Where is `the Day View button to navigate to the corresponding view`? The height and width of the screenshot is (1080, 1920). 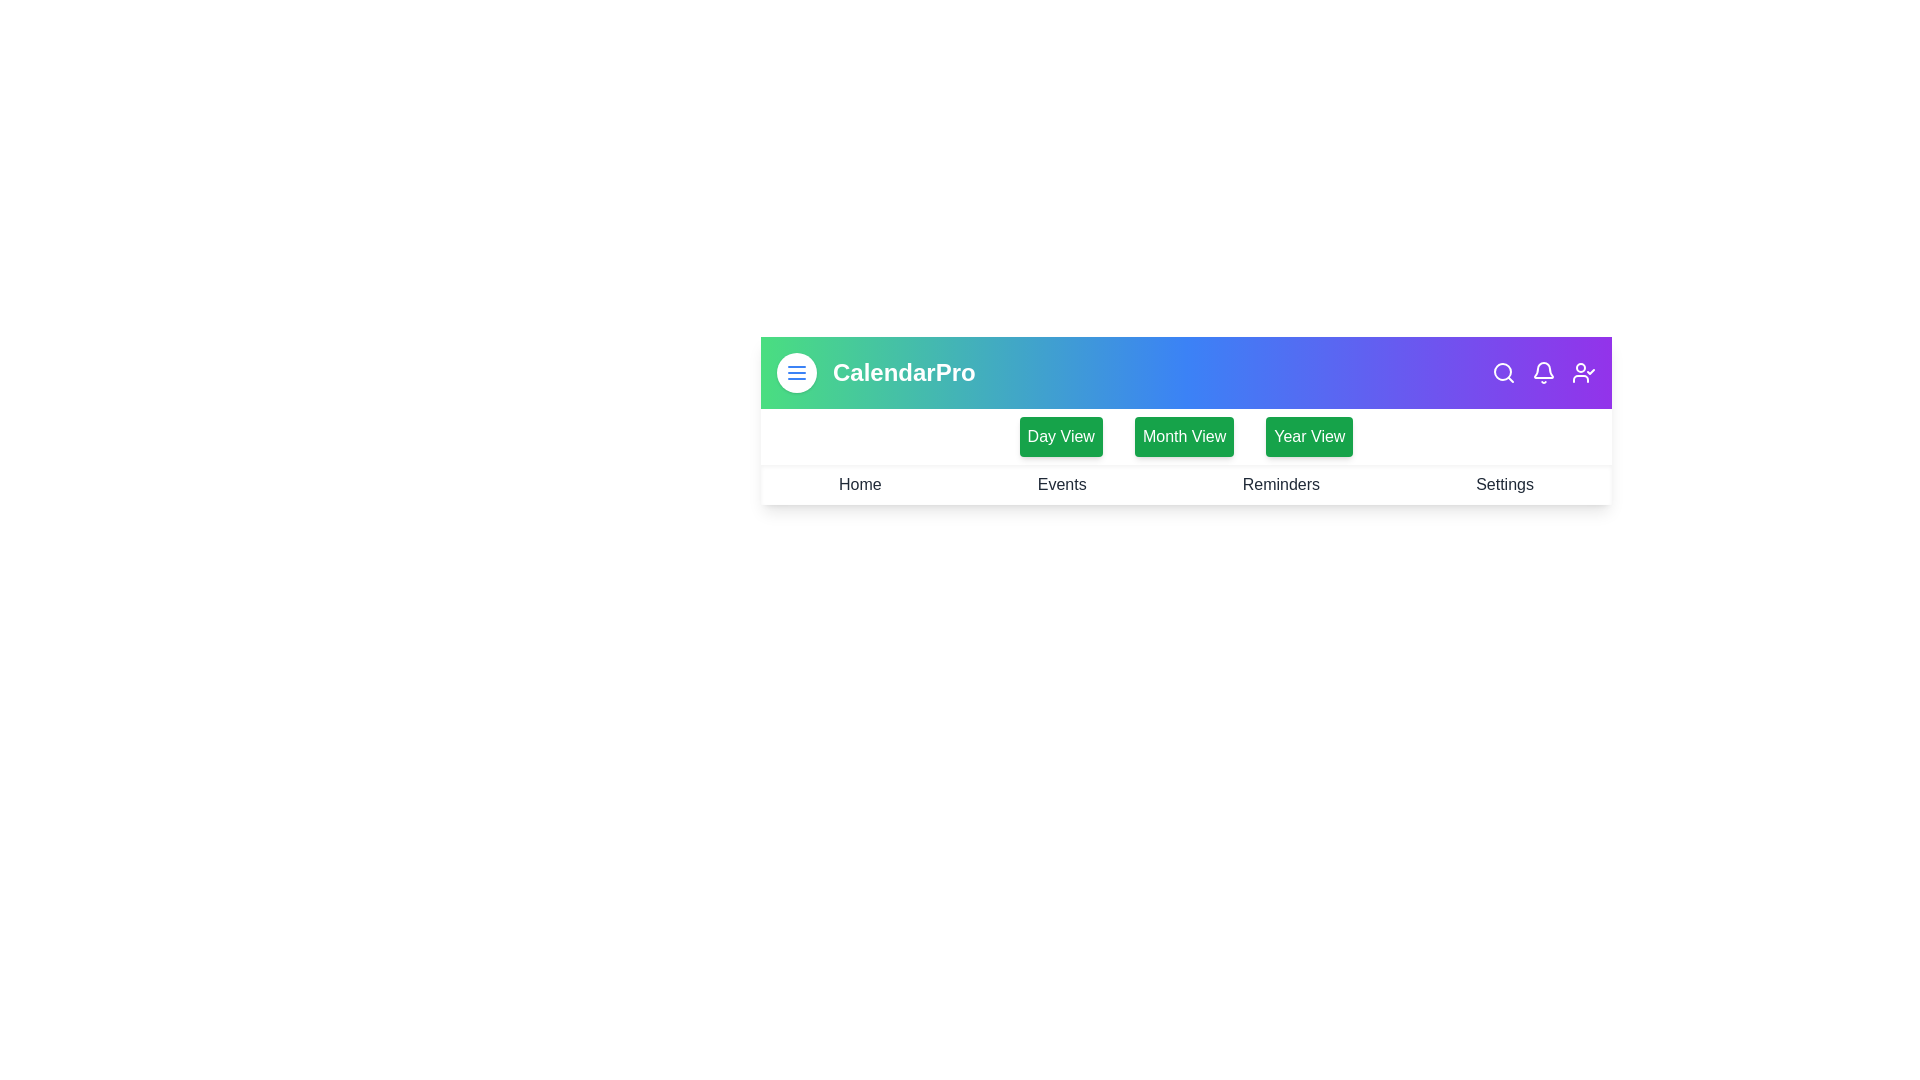
the Day View button to navigate to the corresponding view is located at coordinates (1059, 435).